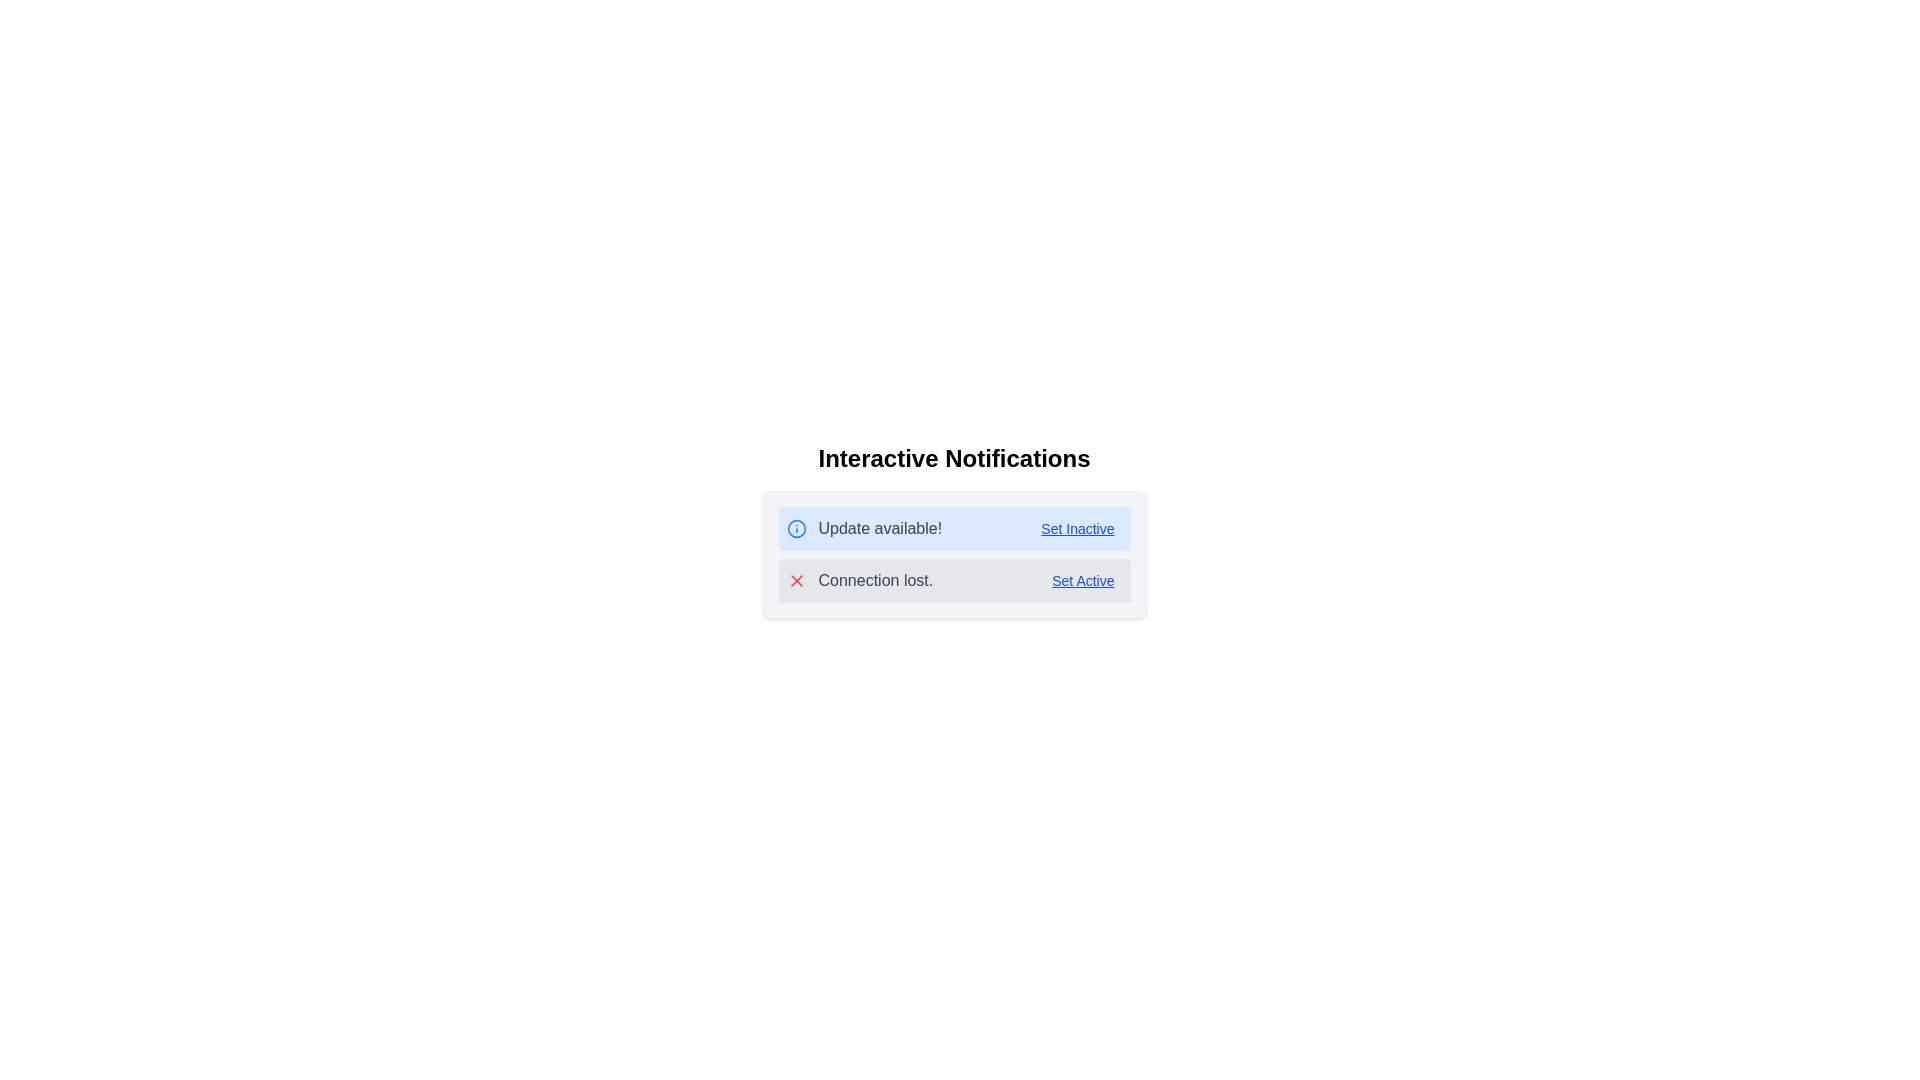 This screenshot has width=1920, height=1080. I want to click on the notification component with a light blue background that shows 'Update available!' and includes a 'Set Inactive' option, so click(953, 527).